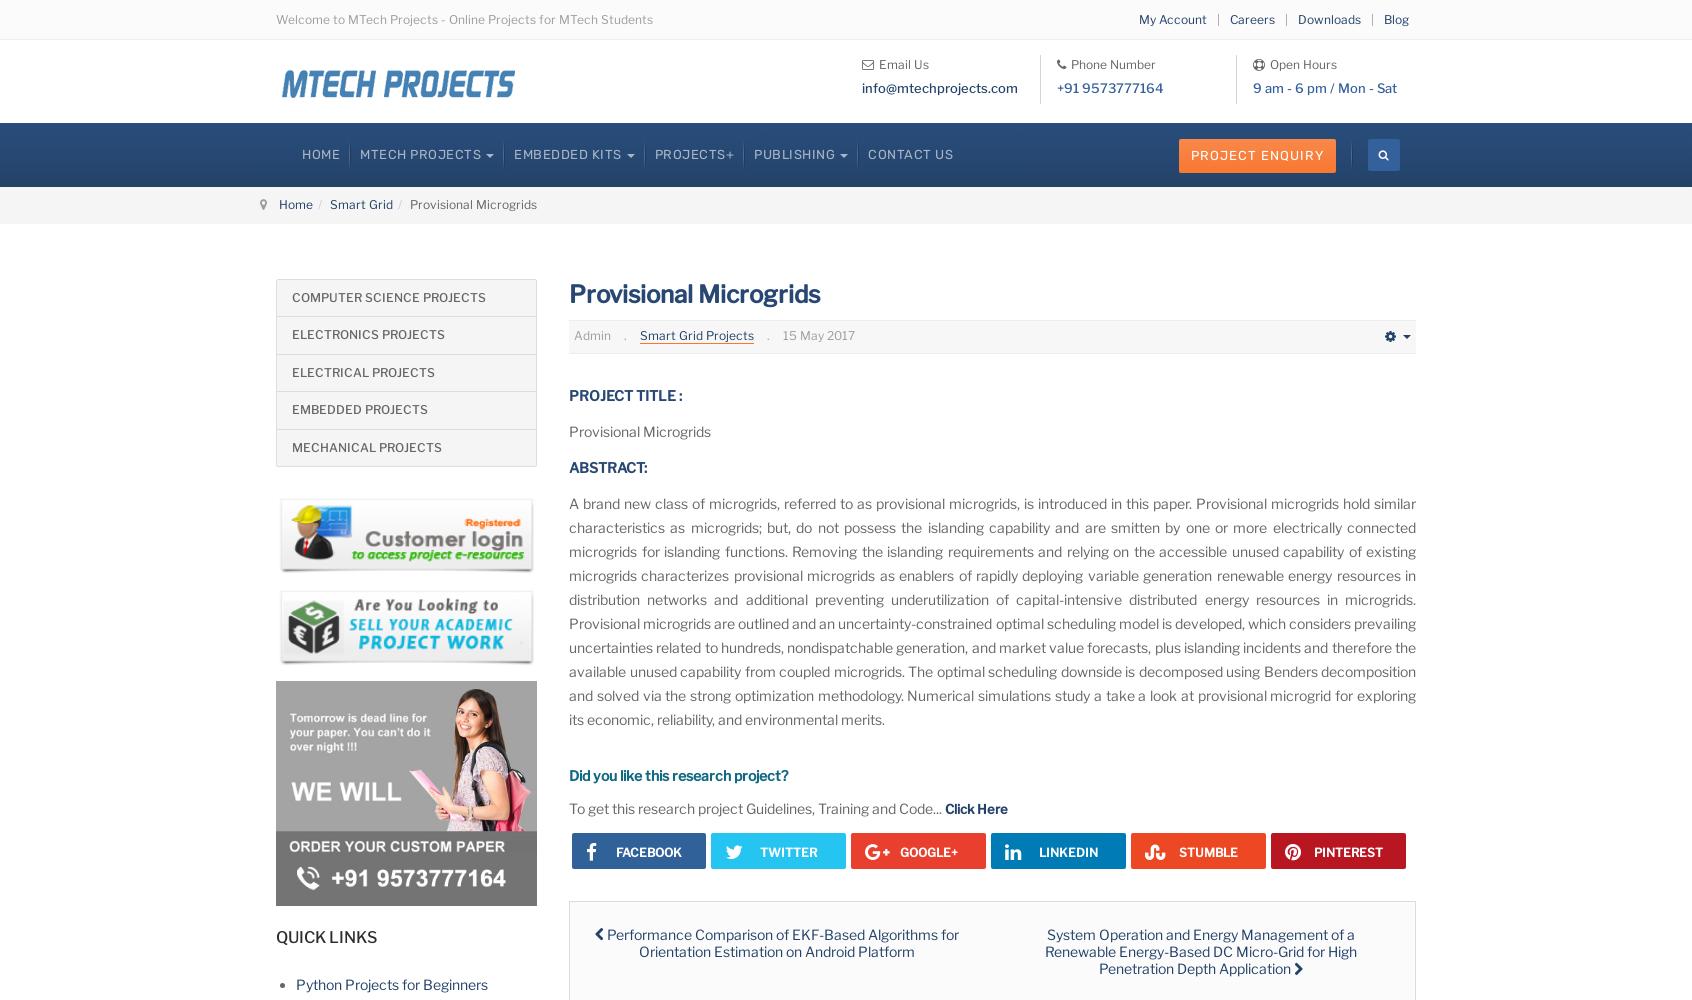  I want to click on 'System Operation and Energy Management of a Renewable Energy-Based DC Micro-Grid for High Penetration Depth Application', so click(1200, 949).